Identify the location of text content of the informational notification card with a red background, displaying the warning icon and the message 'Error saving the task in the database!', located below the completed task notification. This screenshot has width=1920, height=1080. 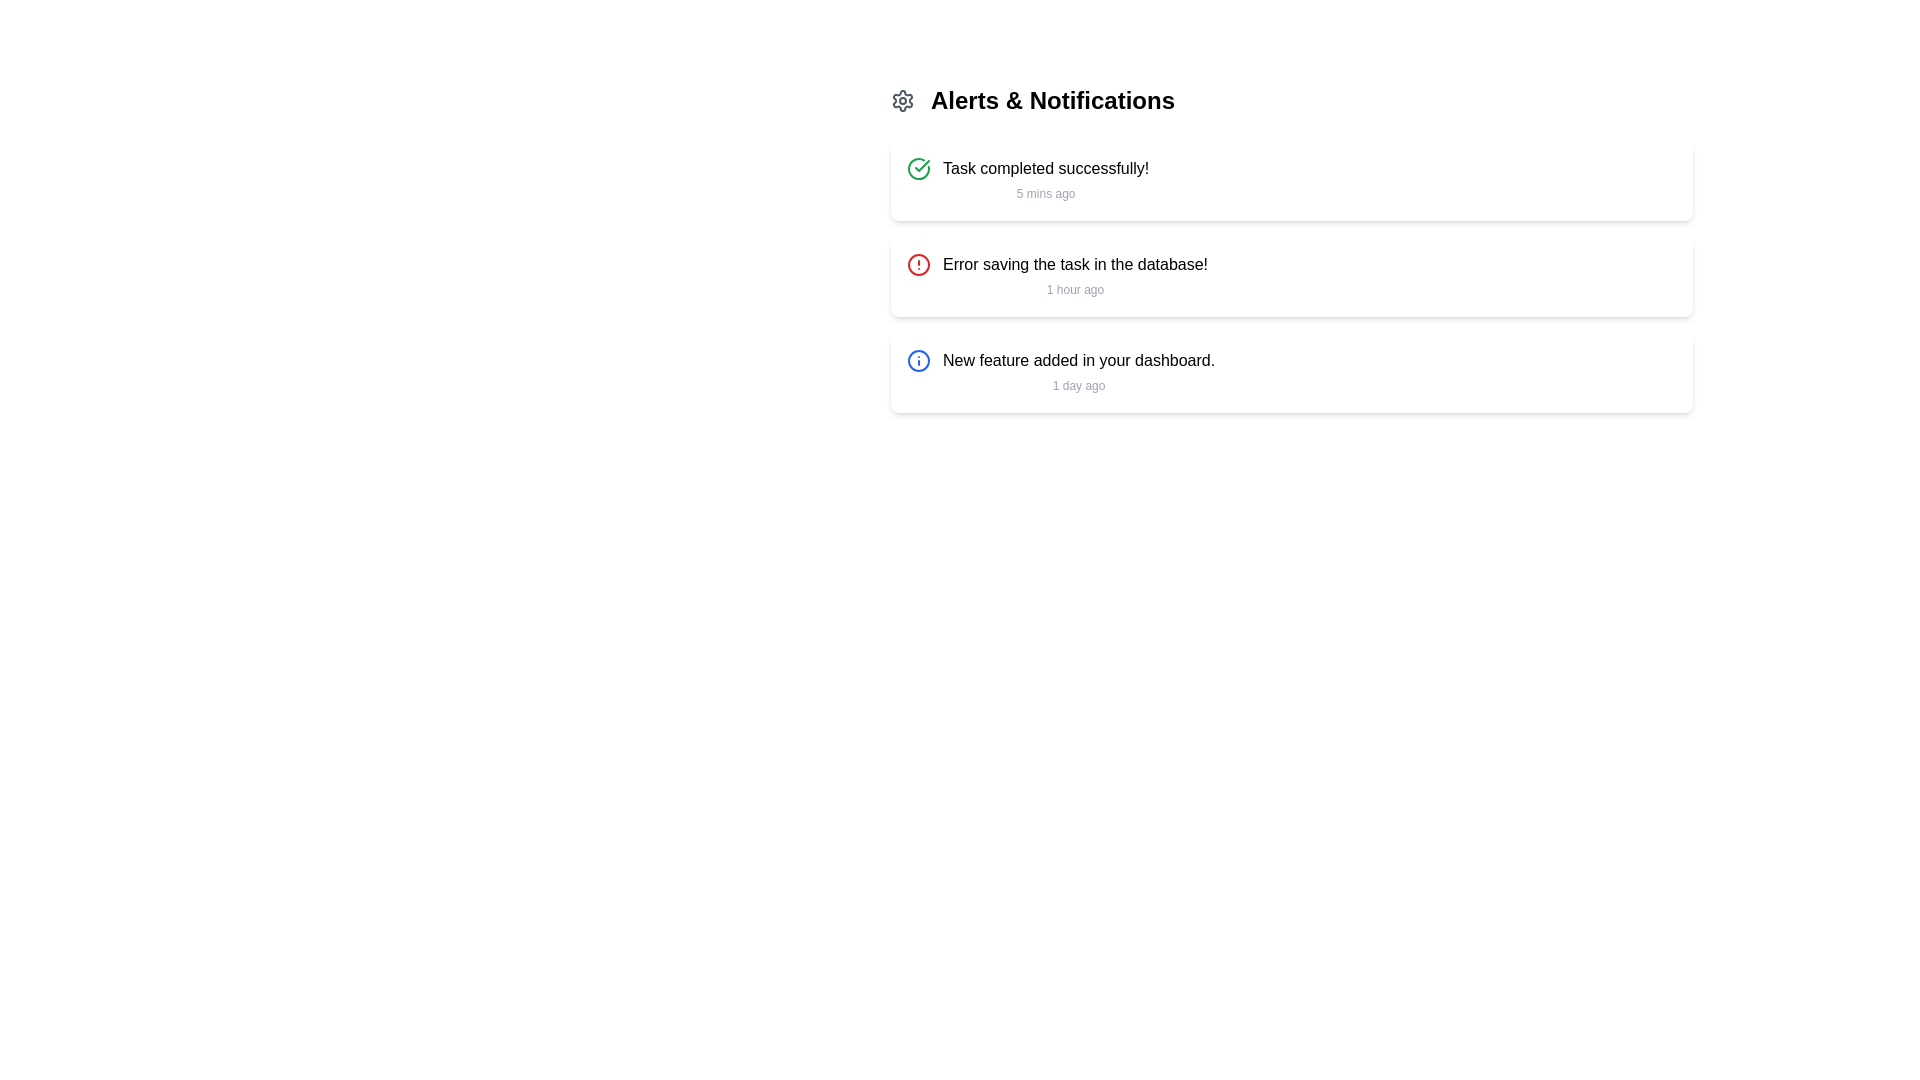
(1291, 277).